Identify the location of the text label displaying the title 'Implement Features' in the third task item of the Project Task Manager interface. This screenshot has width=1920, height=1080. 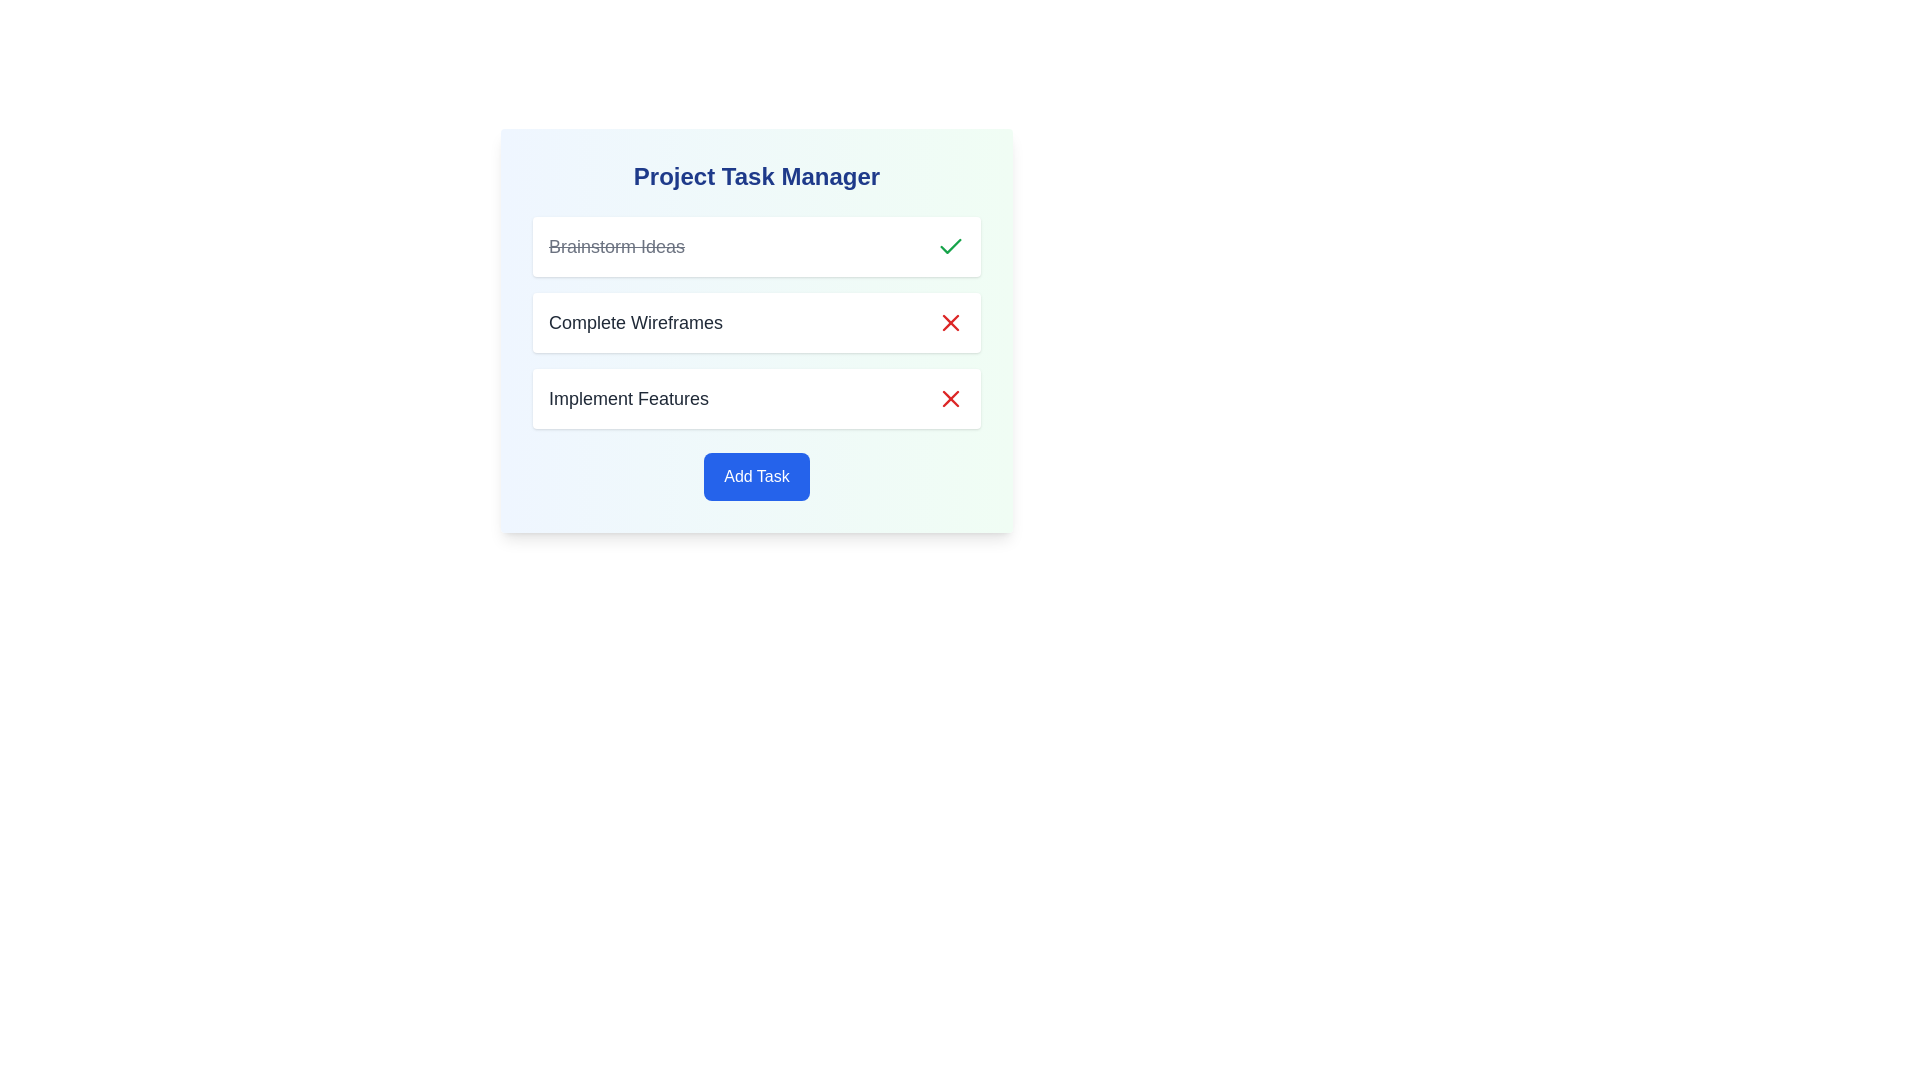
(627, 398).